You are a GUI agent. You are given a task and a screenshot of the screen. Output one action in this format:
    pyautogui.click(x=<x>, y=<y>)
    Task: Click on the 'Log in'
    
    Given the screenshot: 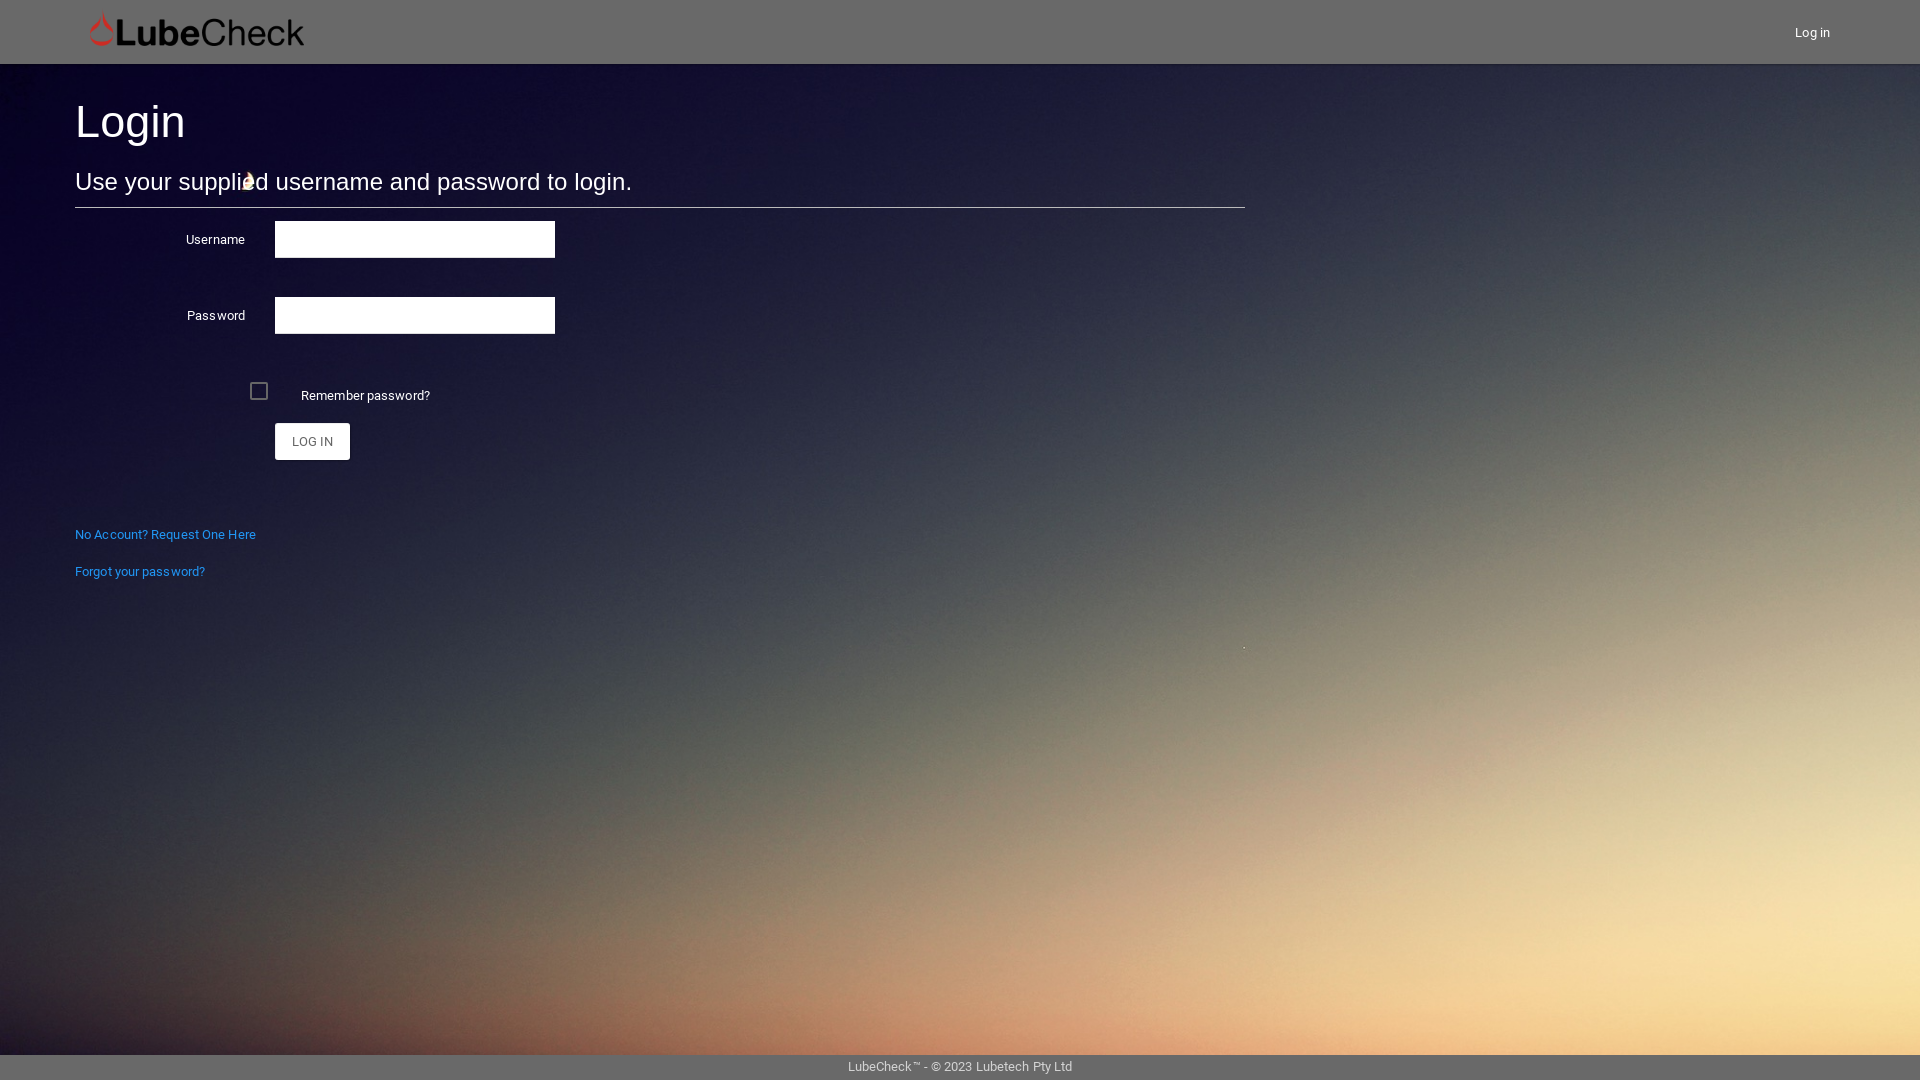 What is the action you would take?
    pyautogui.click(x=1812, y=31)
    